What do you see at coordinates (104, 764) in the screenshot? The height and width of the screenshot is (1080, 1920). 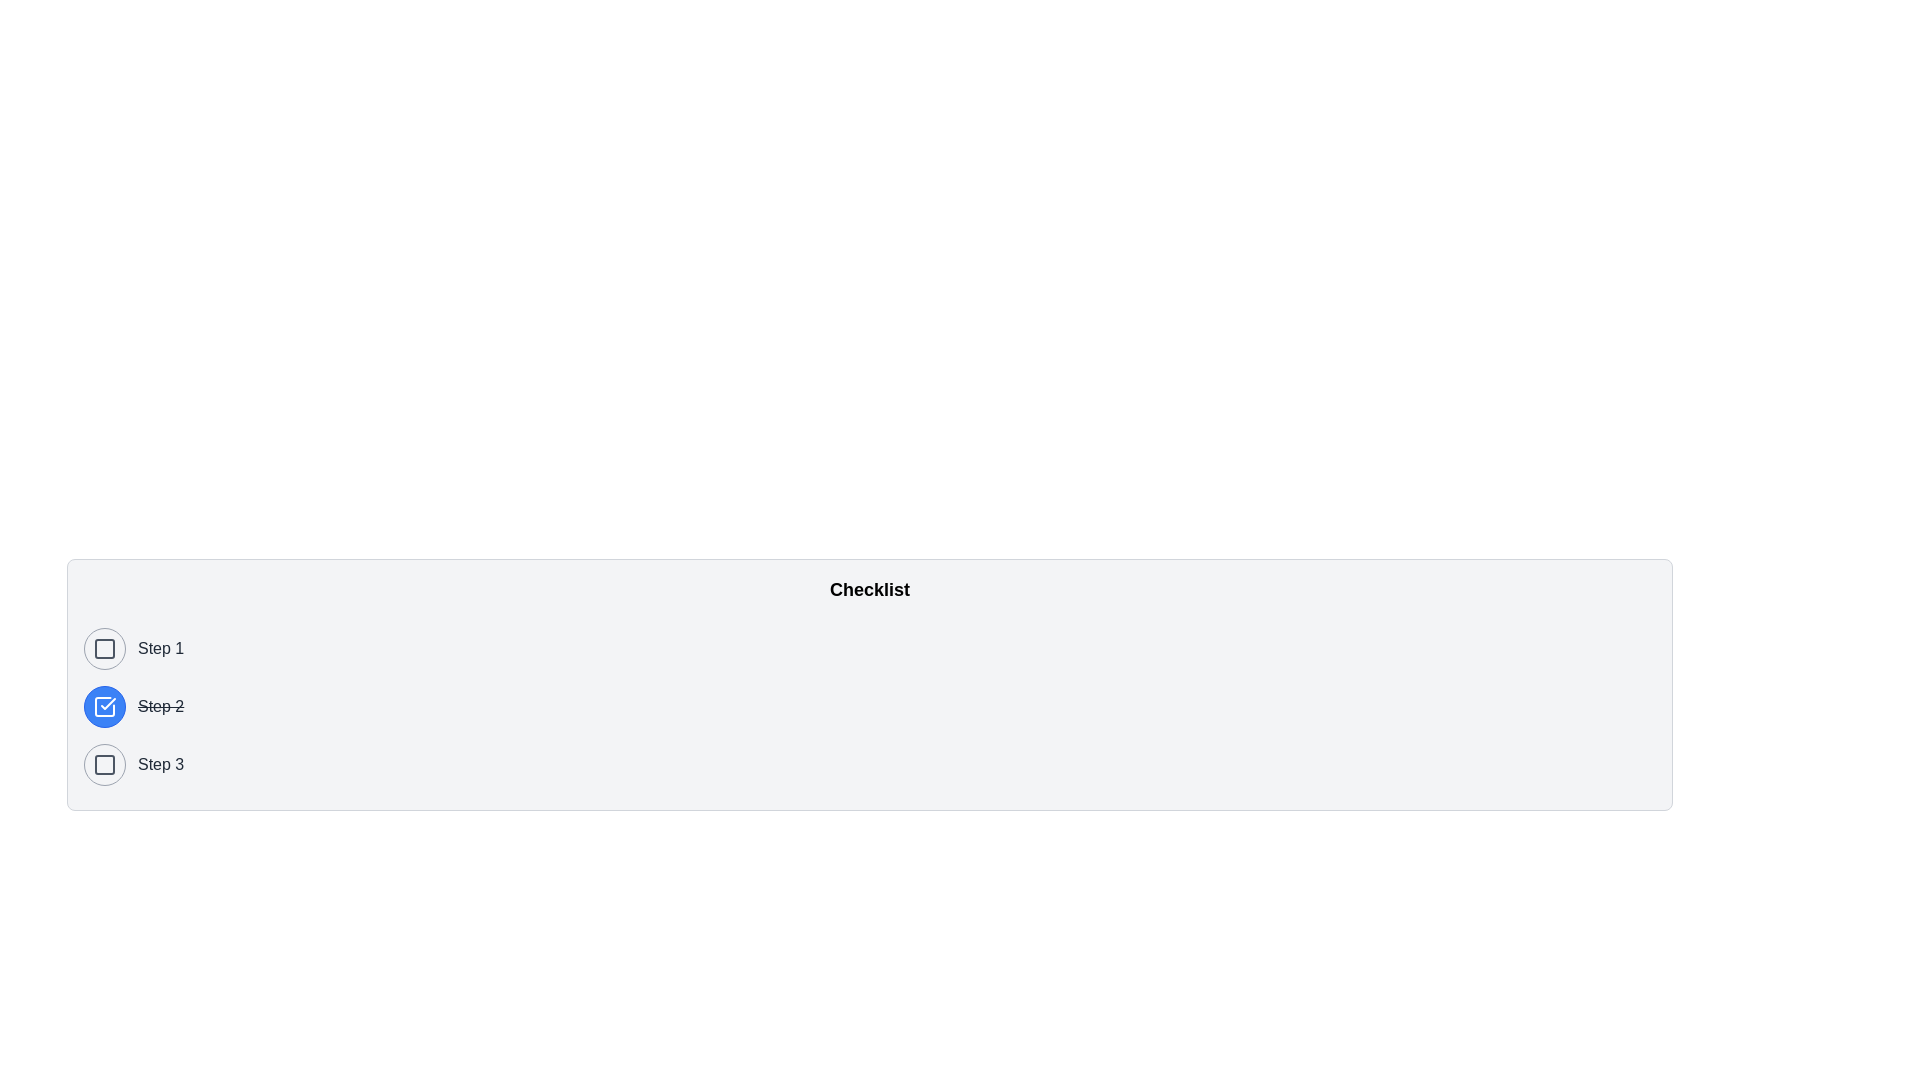 I see `the Checkbox indicator, which is a square icon with a light gray border and a transparent background, located beside the text 'Step 3' in the vertical checklist` at bounding box center [104, 764].